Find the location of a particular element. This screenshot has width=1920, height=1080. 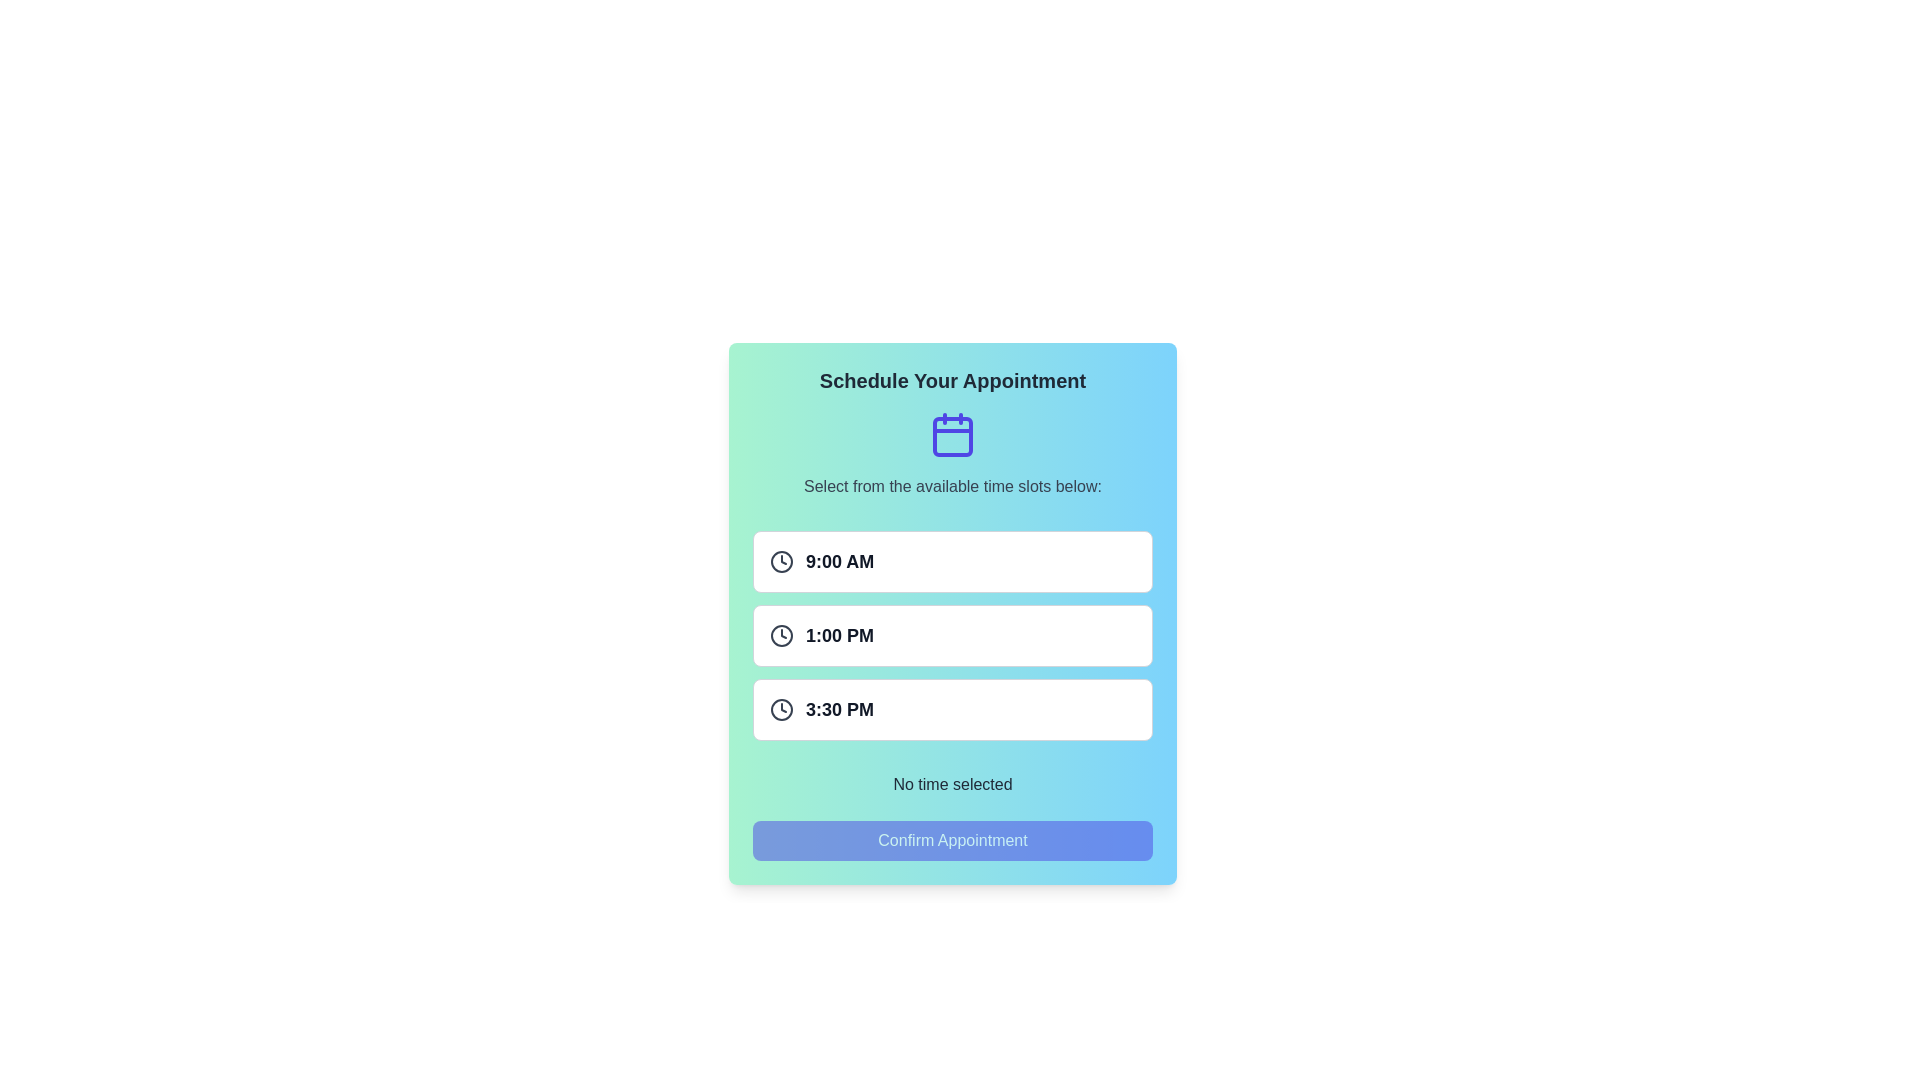

the circular clock icon, which is styled with a border and clock hands, located to the left of the text '1:00 PM' is located at coordinates (781, 636).